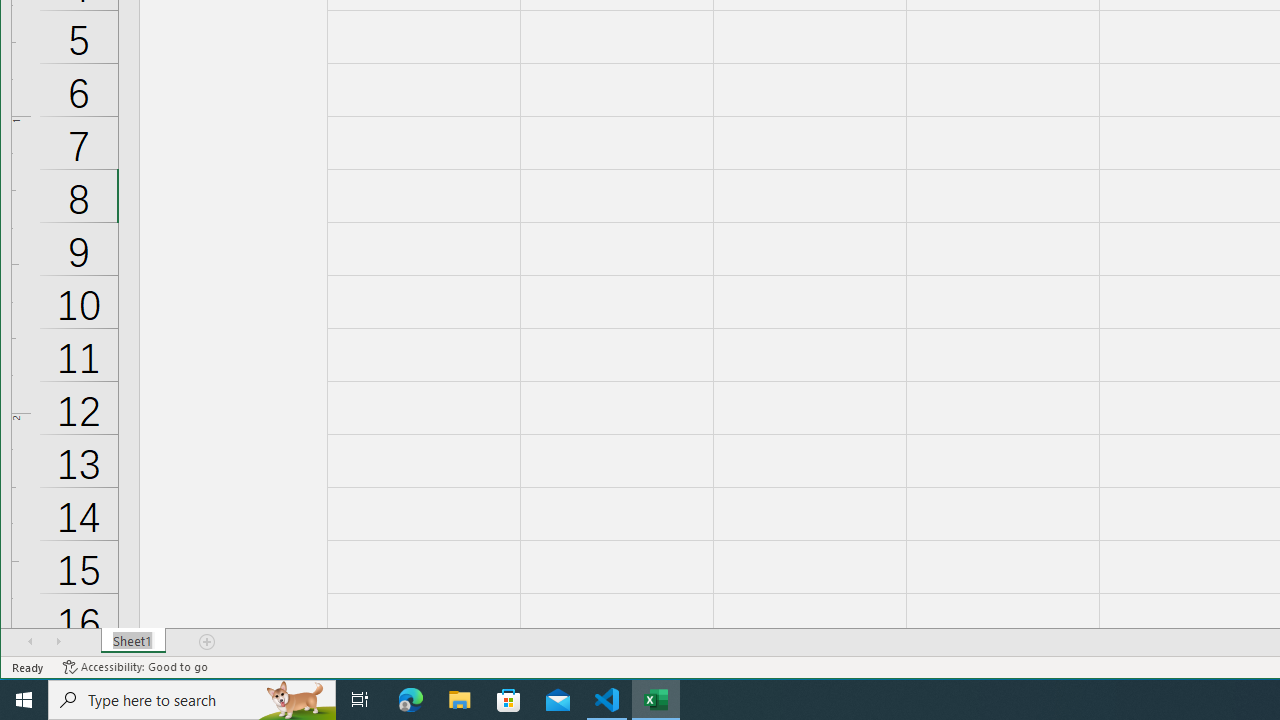  What do you see at coordinates (192, 698) in the screenshot?
I see `'Type here to search'` at bounding box center [192, 698].